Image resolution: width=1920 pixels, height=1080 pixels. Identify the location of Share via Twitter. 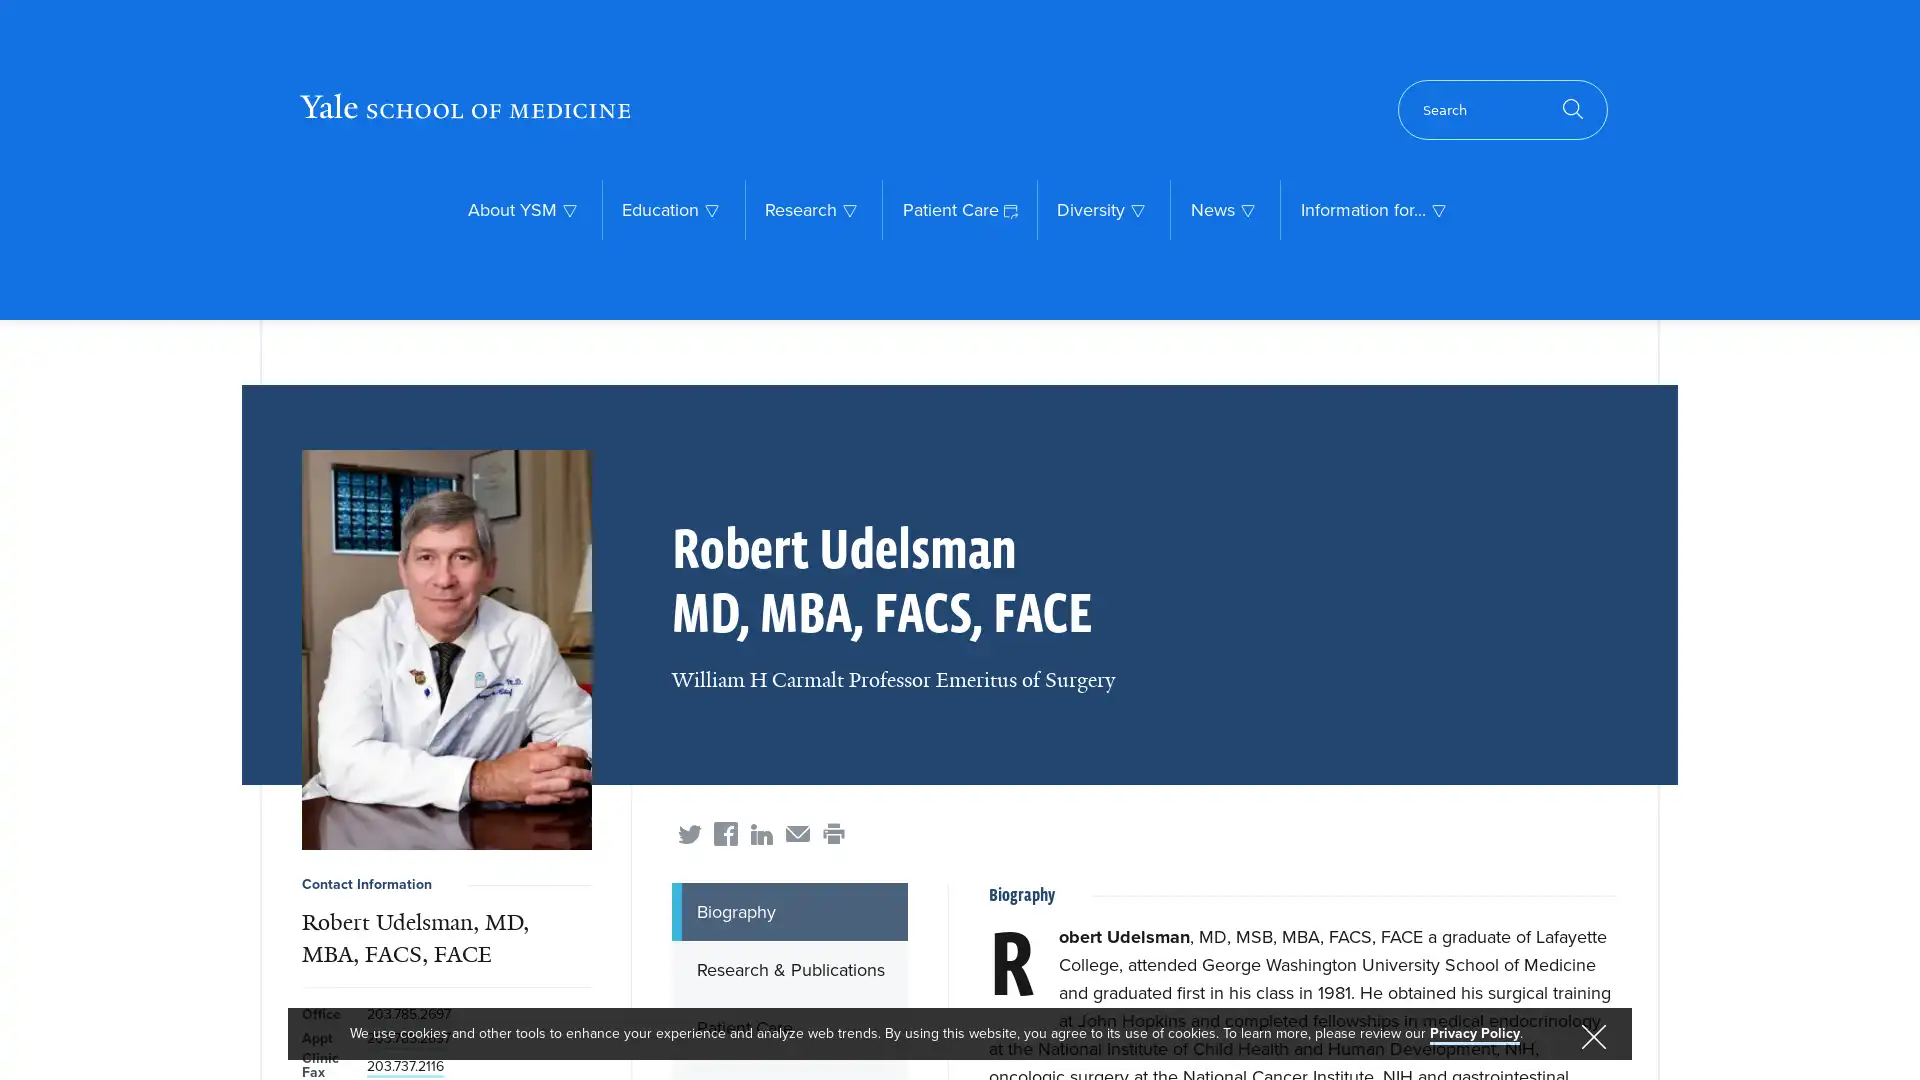
(690, 833).